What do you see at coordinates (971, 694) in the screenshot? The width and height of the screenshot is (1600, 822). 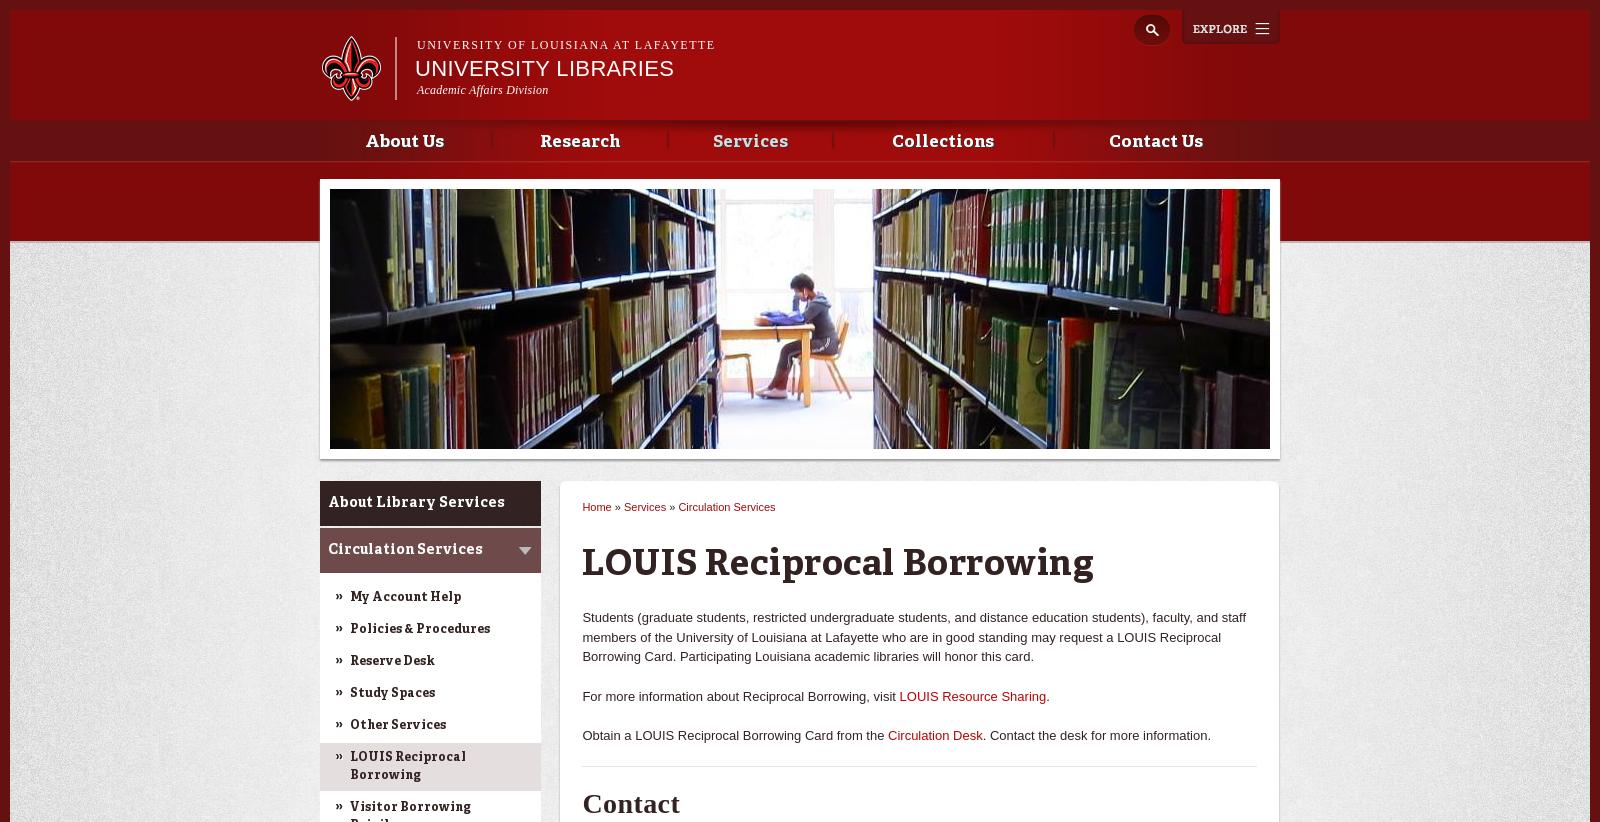 I see `'LOUIS Resource Sharing'` at bounding box center [971, 694].